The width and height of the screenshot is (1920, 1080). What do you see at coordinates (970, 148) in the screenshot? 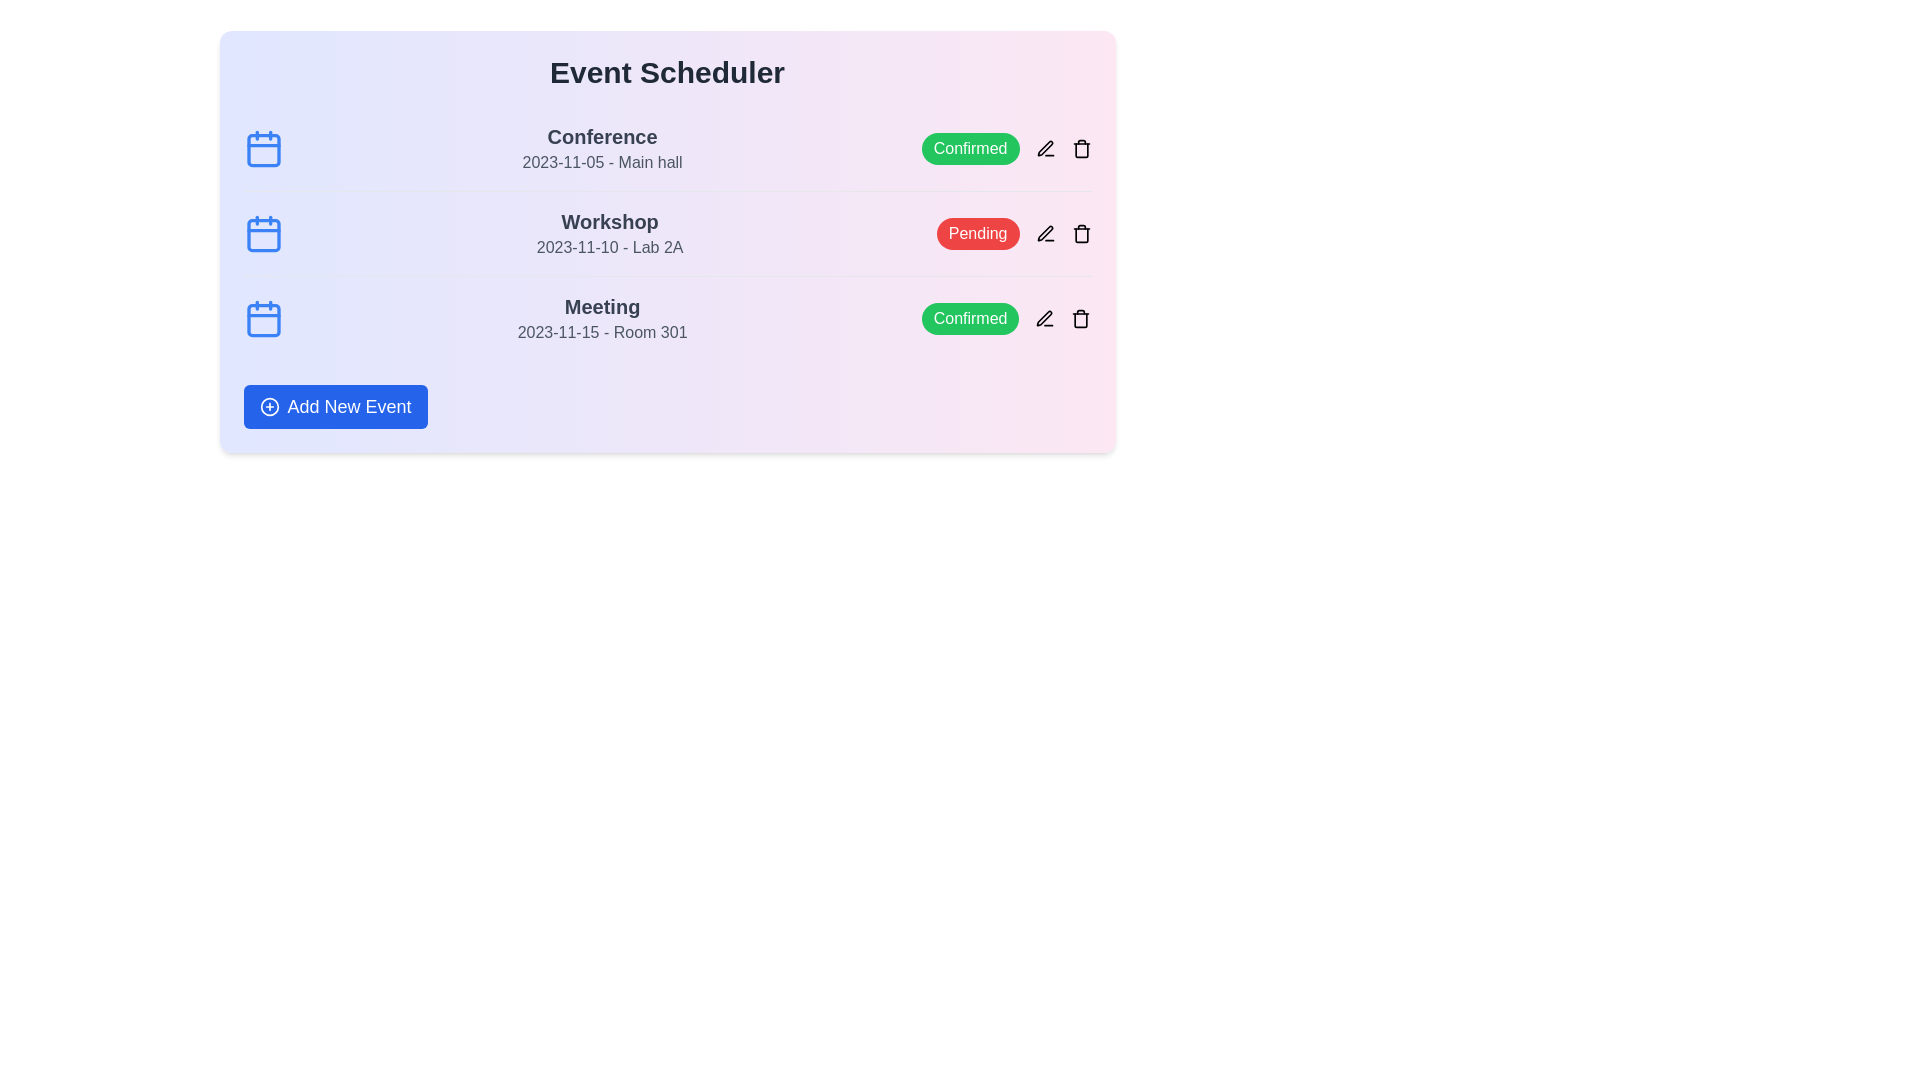
I see `the oval-shaped green button labeled 'Confirmed' located to the right of the 'Conference' event row in the 'Event Scheduler' interface` at bounding box center [970, 148].